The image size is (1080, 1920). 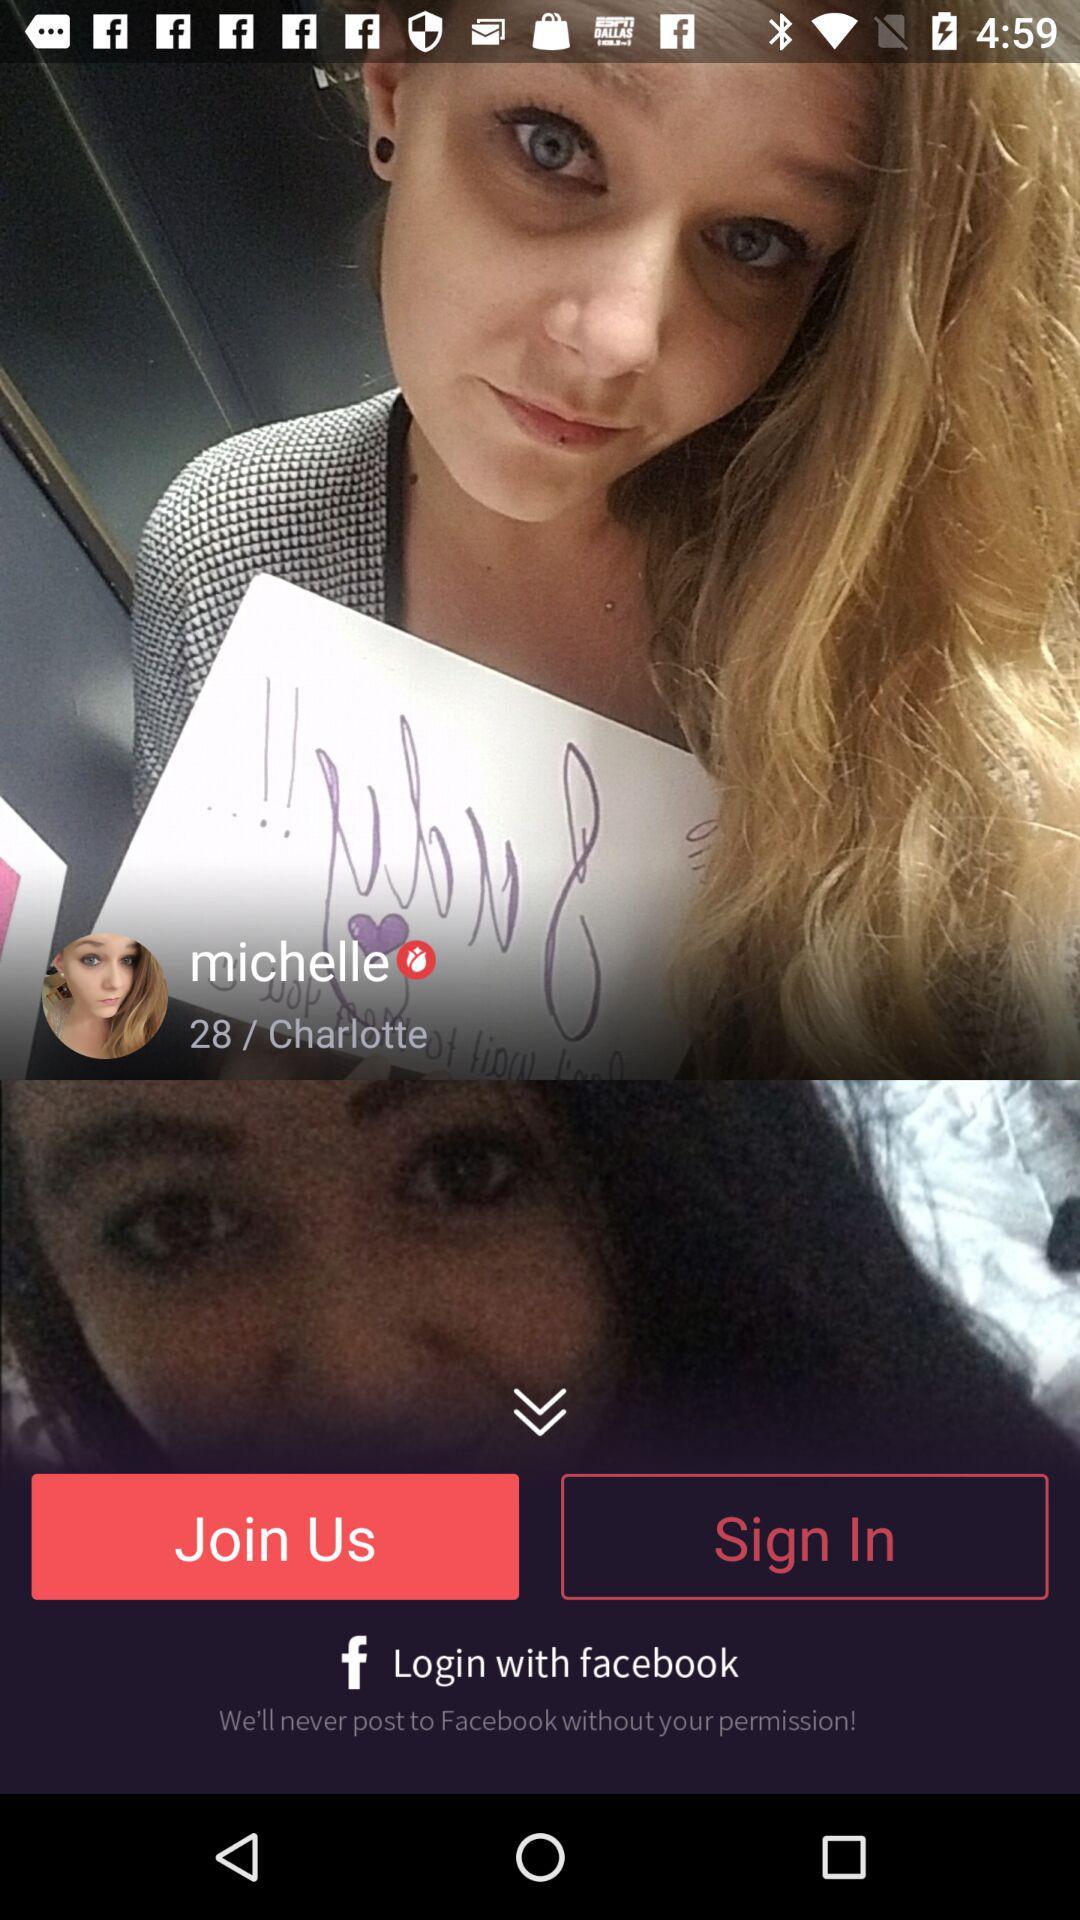 I want to click on icon next to the join us icon, so click(x=803, y=1535).